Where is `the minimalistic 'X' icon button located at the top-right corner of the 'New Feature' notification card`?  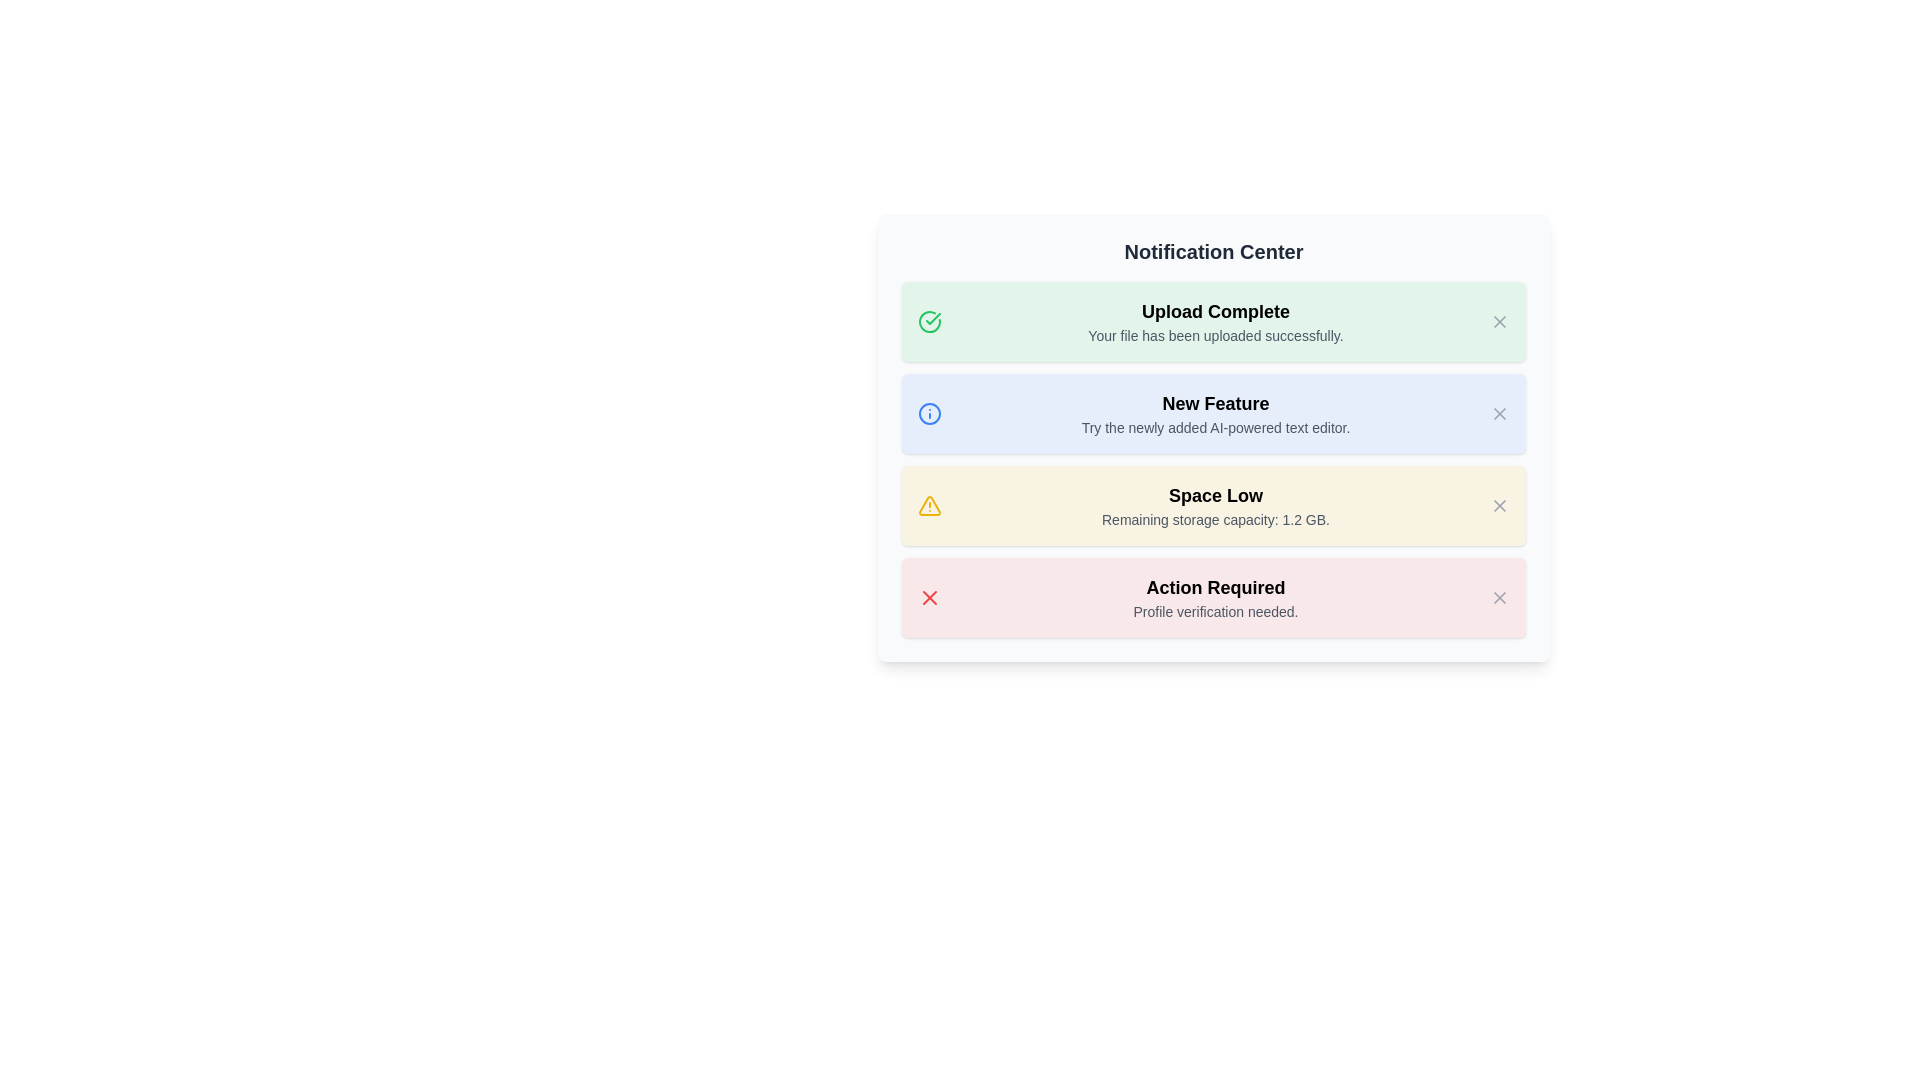 the minimalistic 'X' icon button located at the top-right corner of the 'New Feature' notification card is located at coordinates (1499, 412).